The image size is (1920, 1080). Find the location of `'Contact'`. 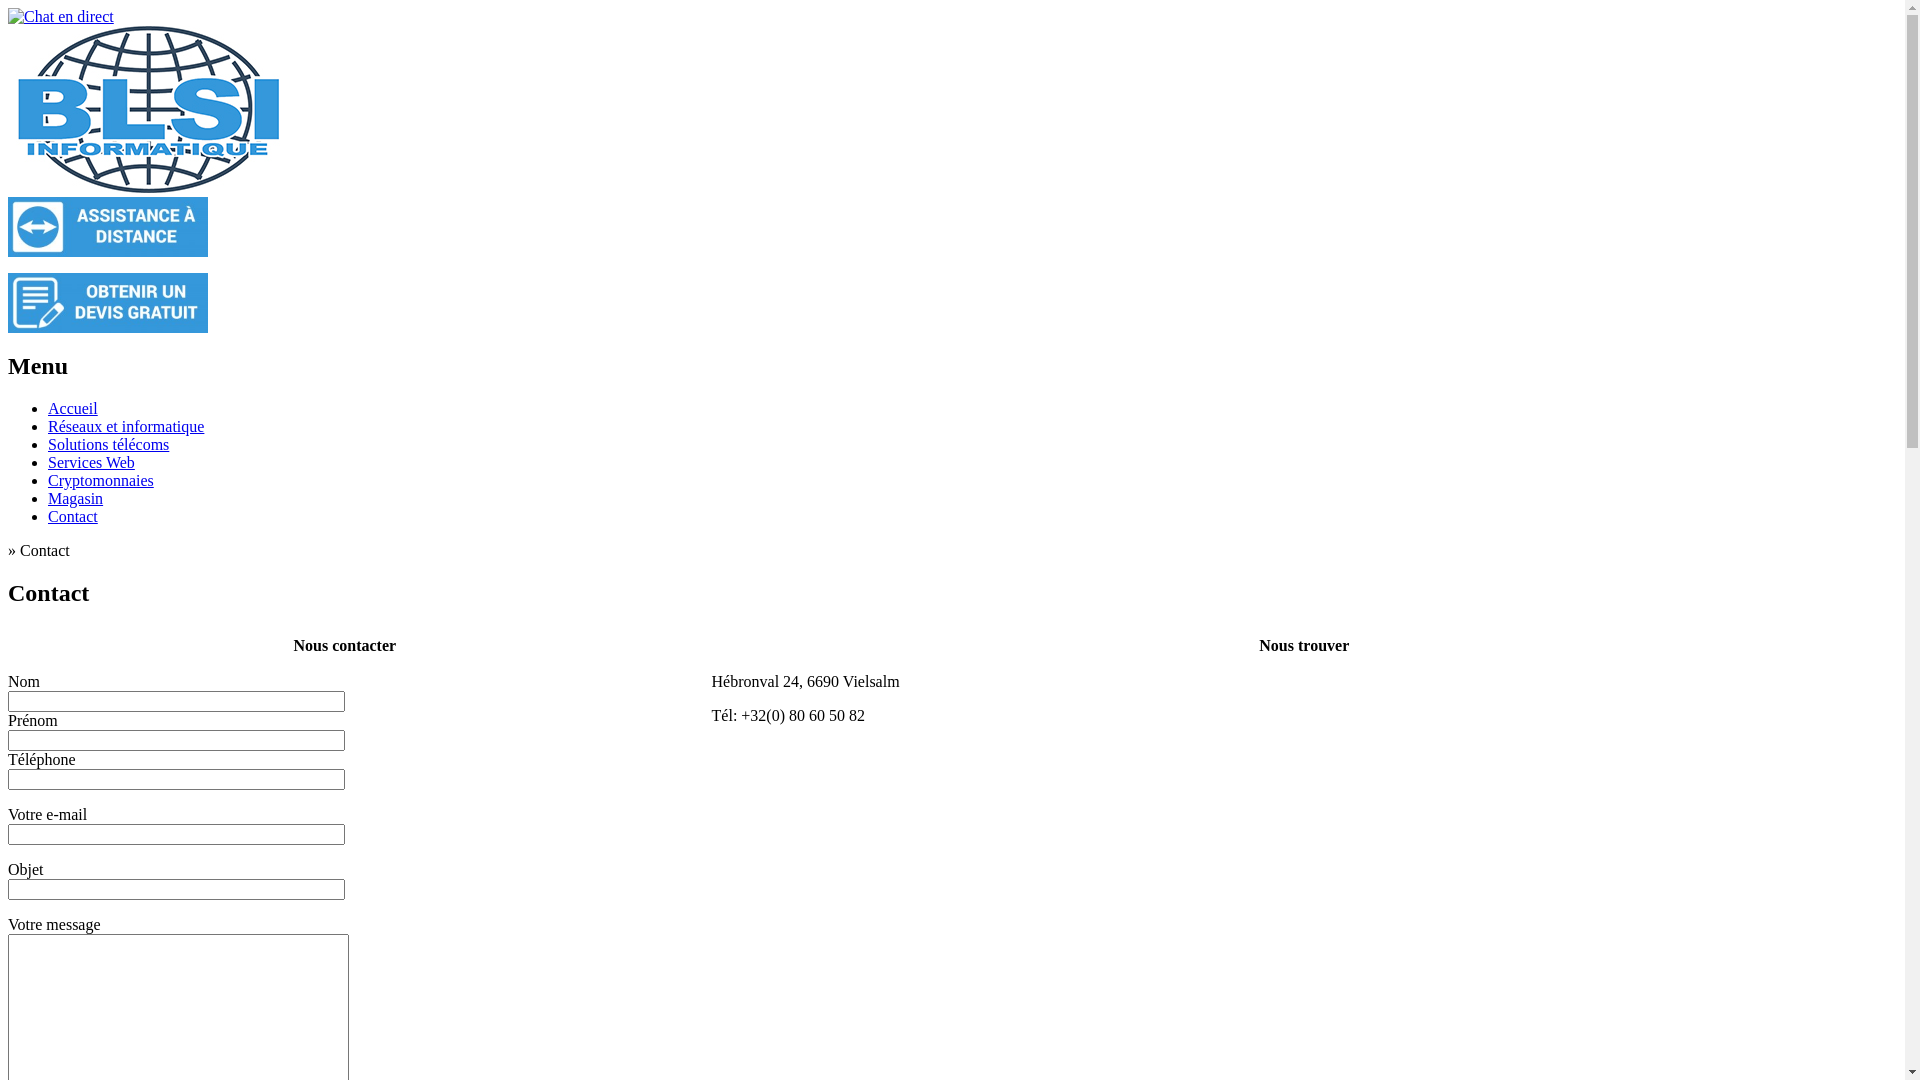

'Contact' is located at coordinates (72, 515).